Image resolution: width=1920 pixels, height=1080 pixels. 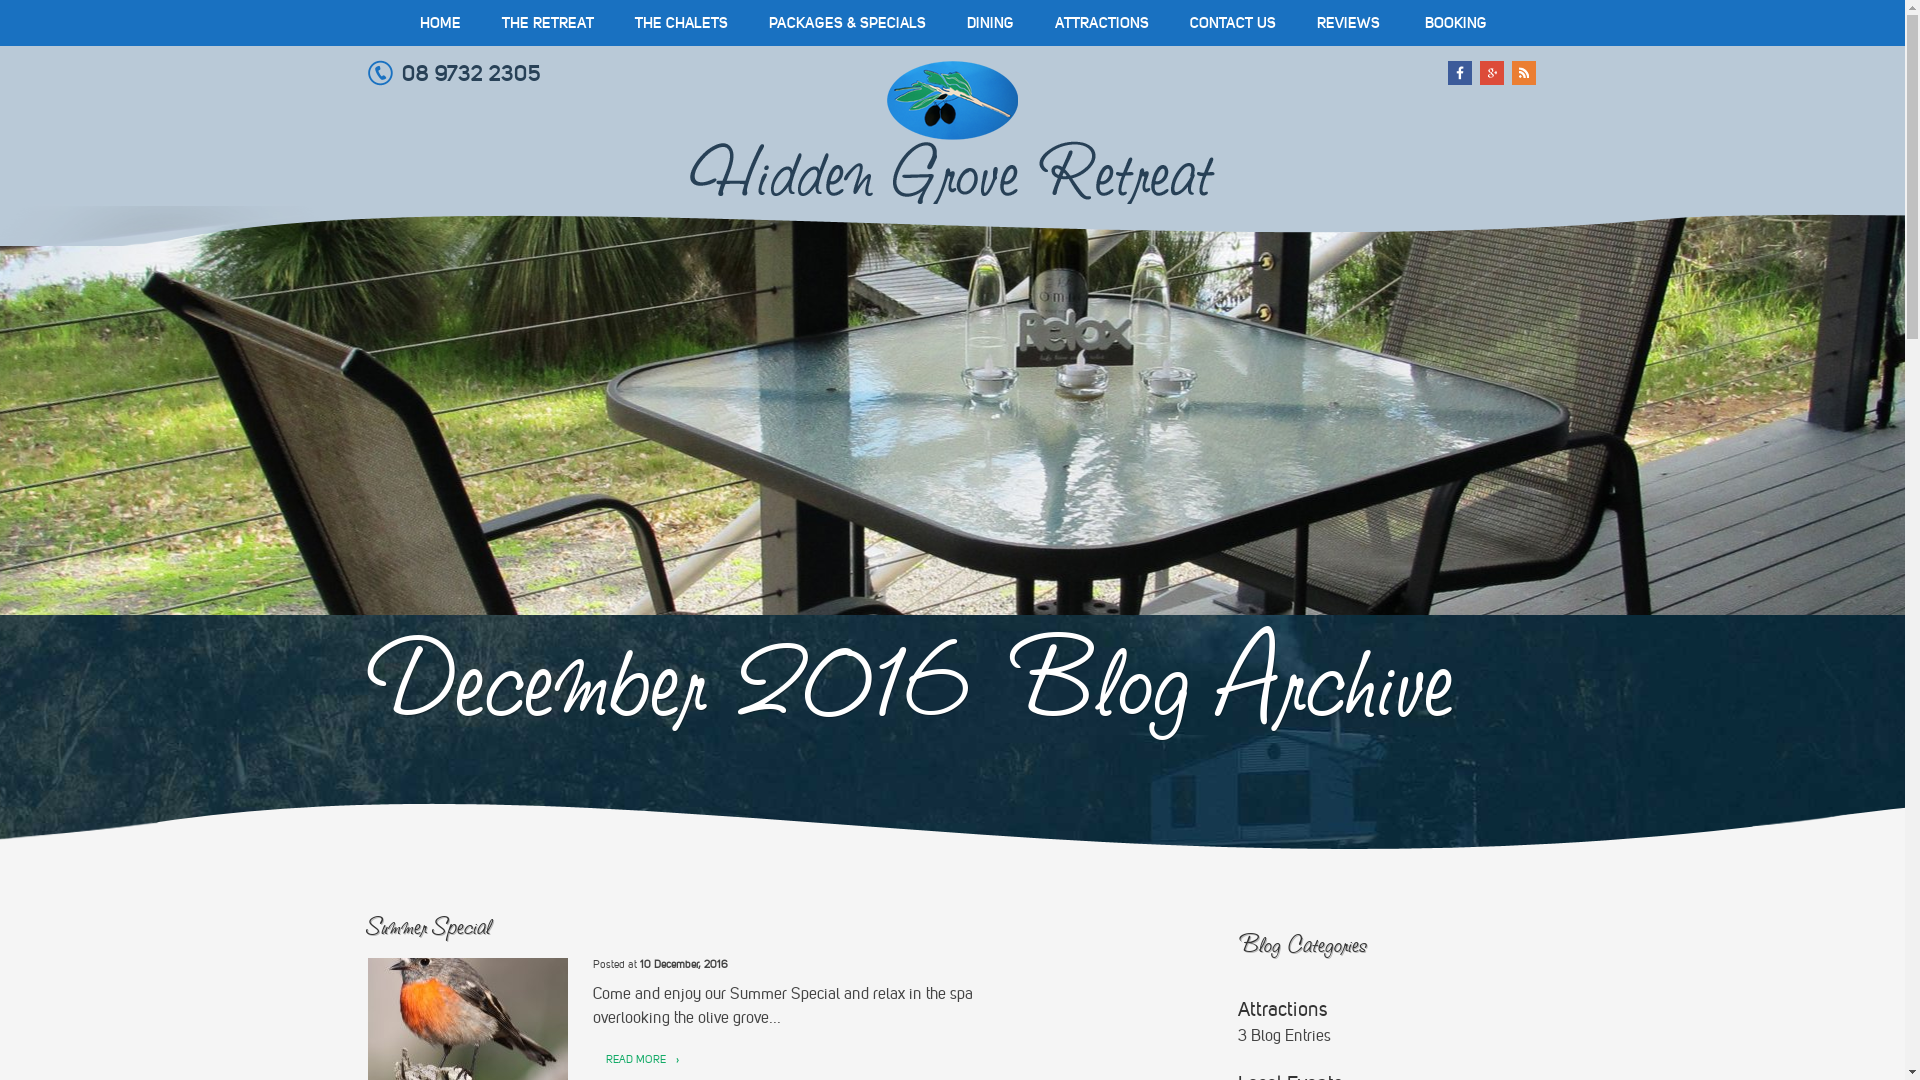 What do you see at coordinates (944, 23) in the screenshot?
I see `'DINING'` at bounding box center [944, 23].